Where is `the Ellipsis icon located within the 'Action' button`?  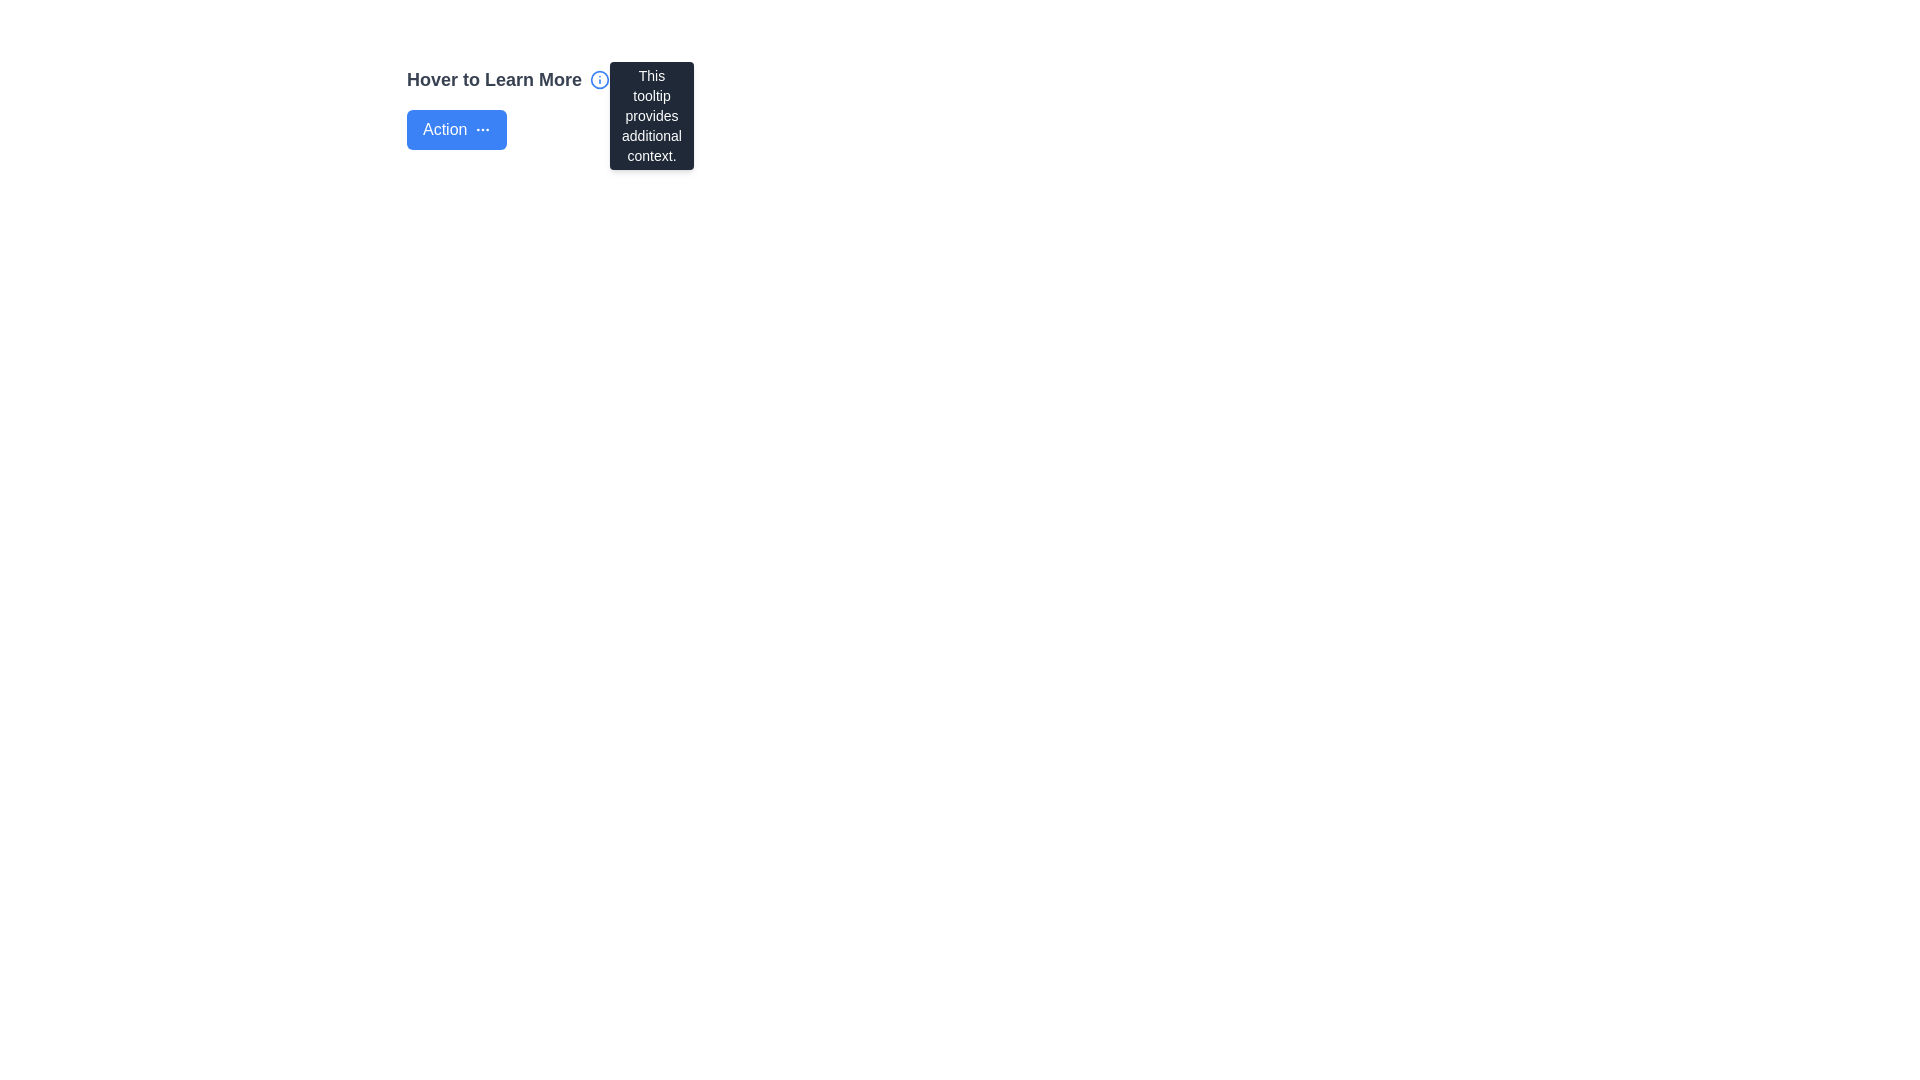 the Ellipsis icon located within the 'Action' button is located at coordinates (483, 130).